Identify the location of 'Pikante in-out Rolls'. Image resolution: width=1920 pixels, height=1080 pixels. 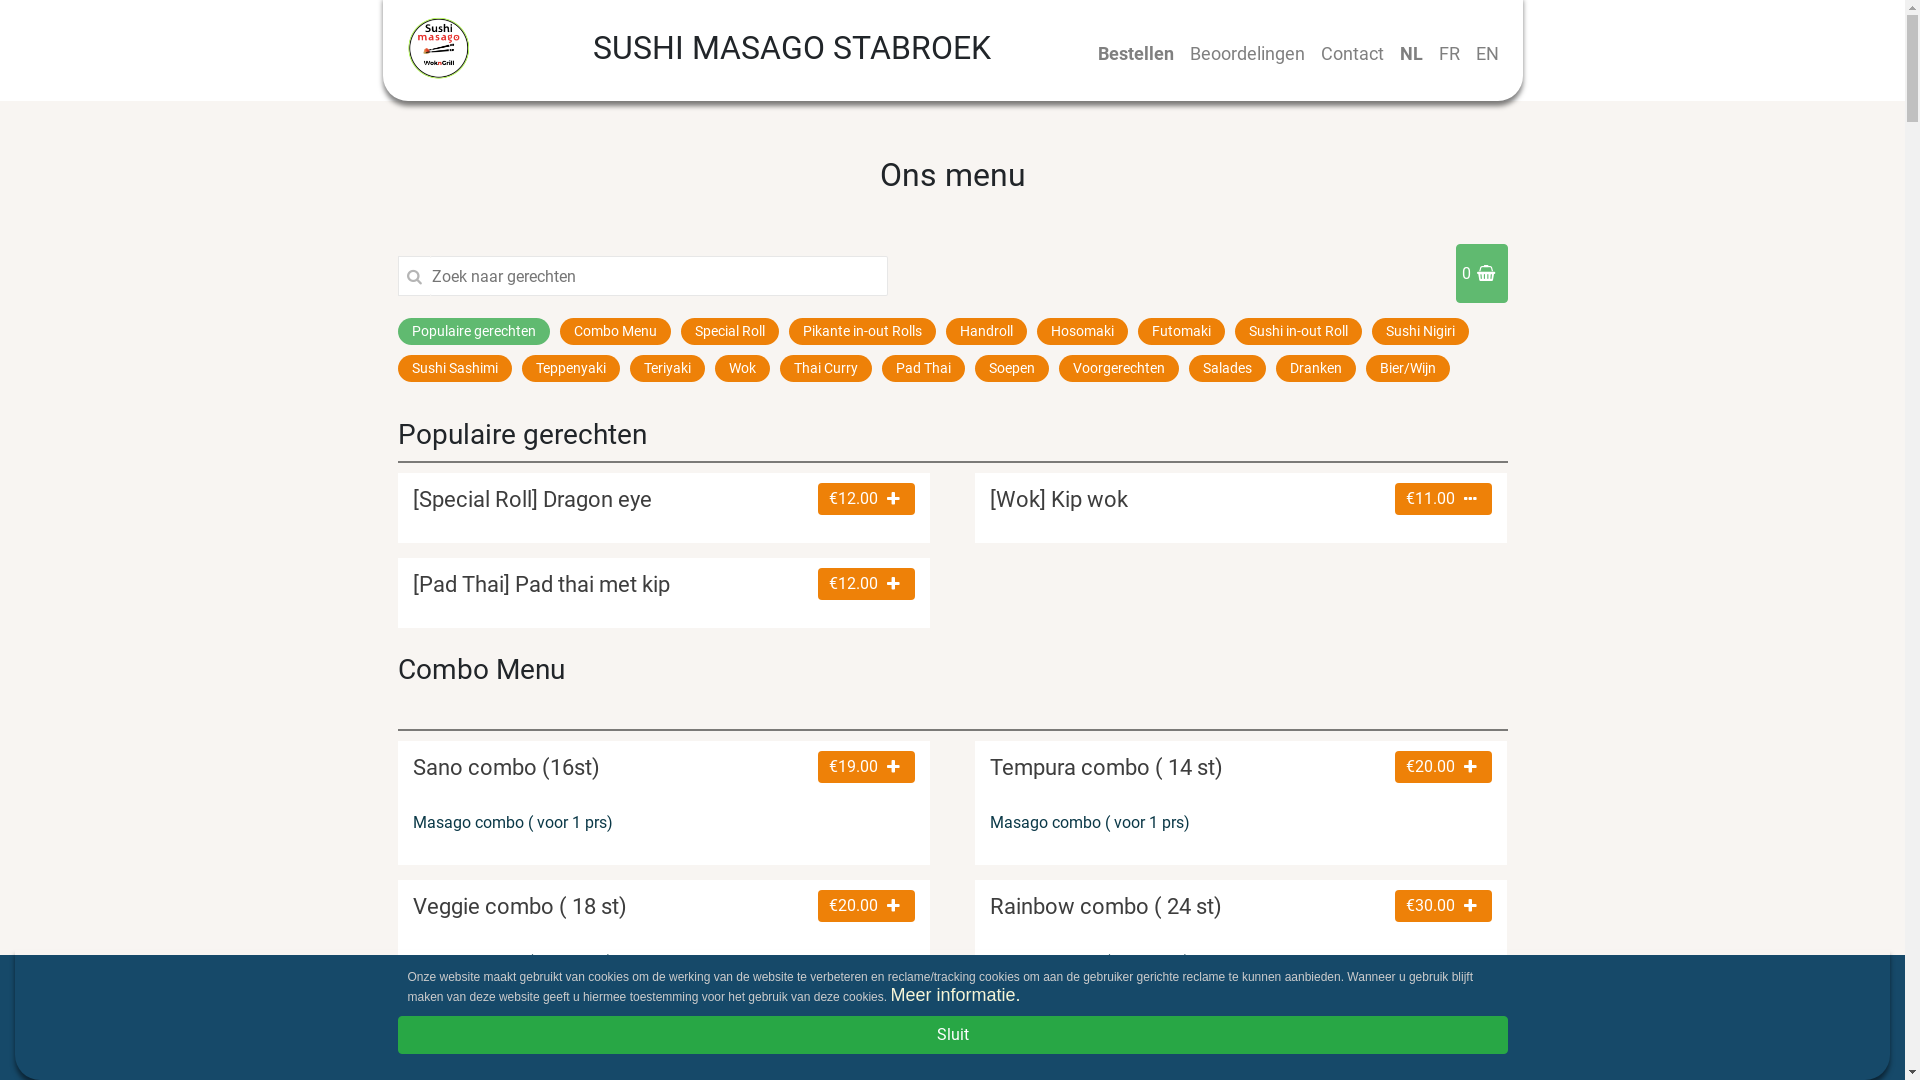
(861, 330).